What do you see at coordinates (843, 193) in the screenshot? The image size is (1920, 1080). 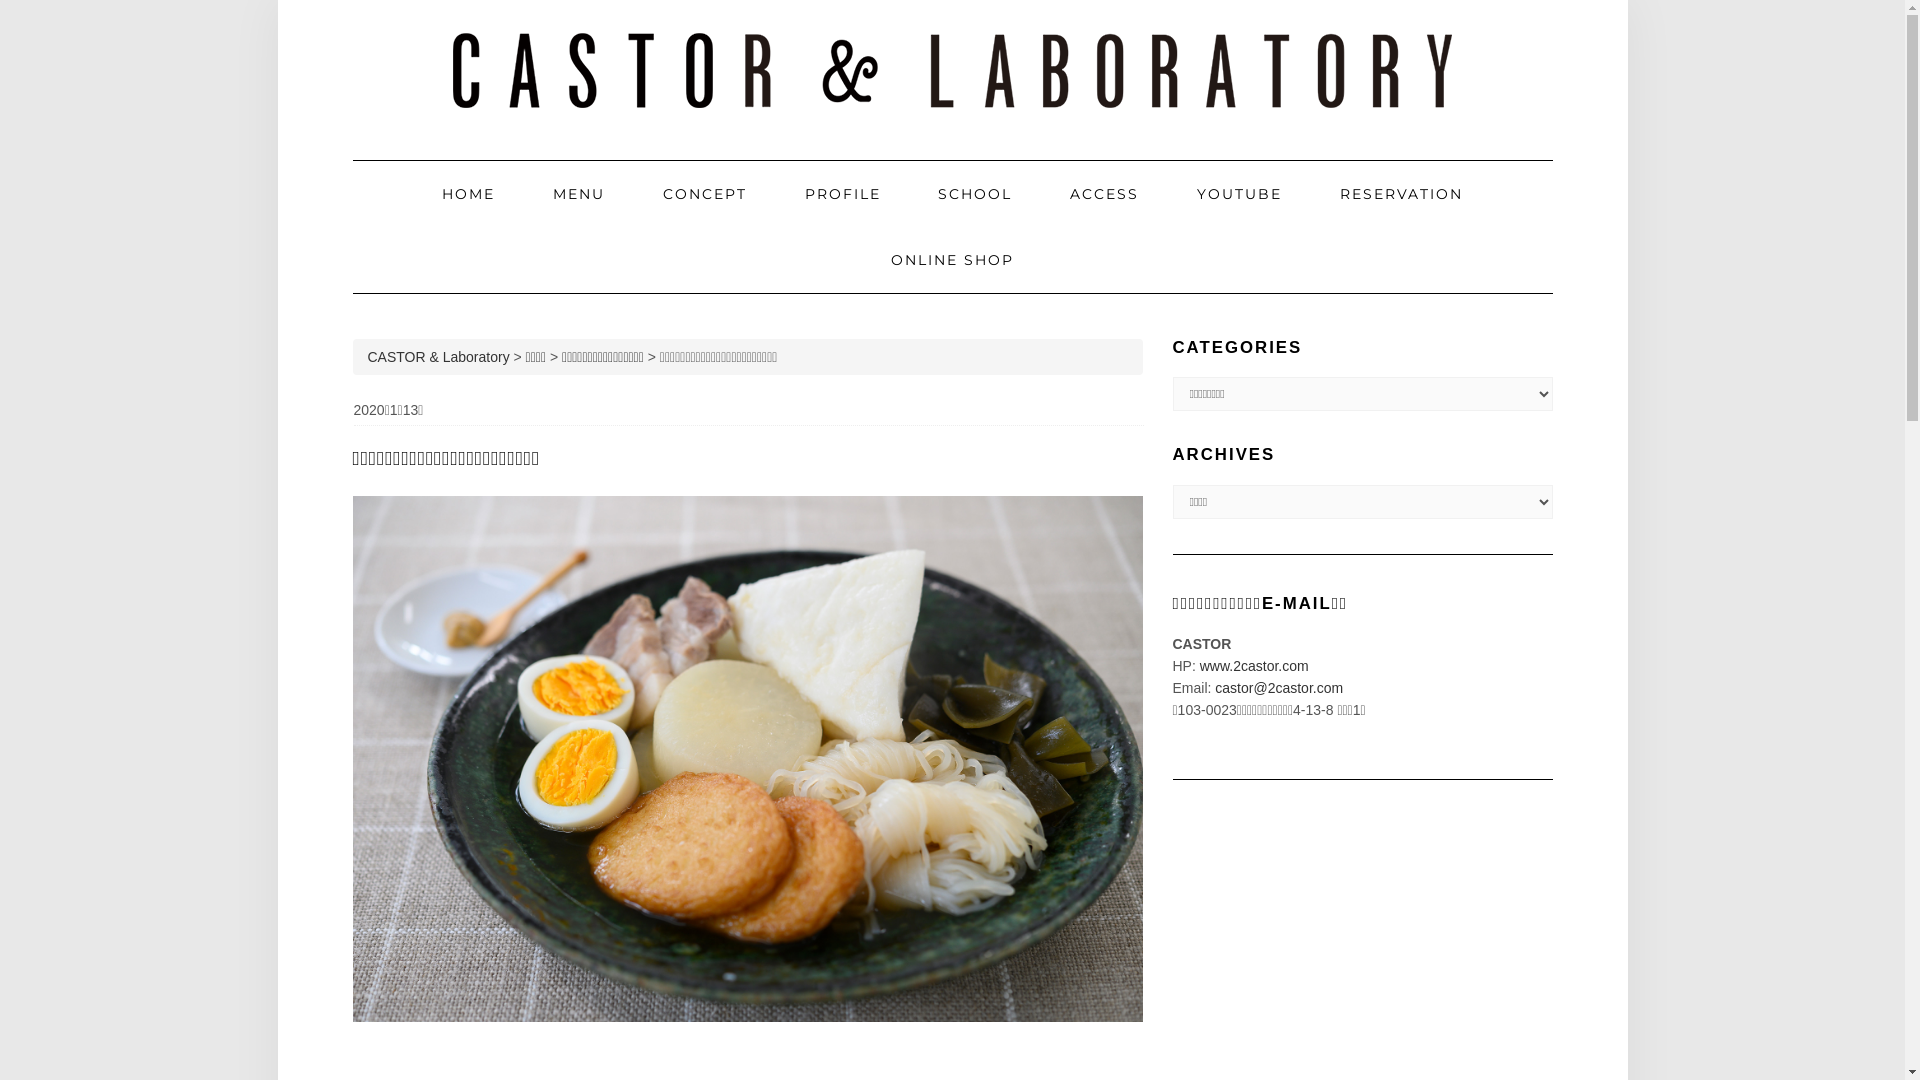 I see `'PROFILE'` at bounding box center [843, 193].